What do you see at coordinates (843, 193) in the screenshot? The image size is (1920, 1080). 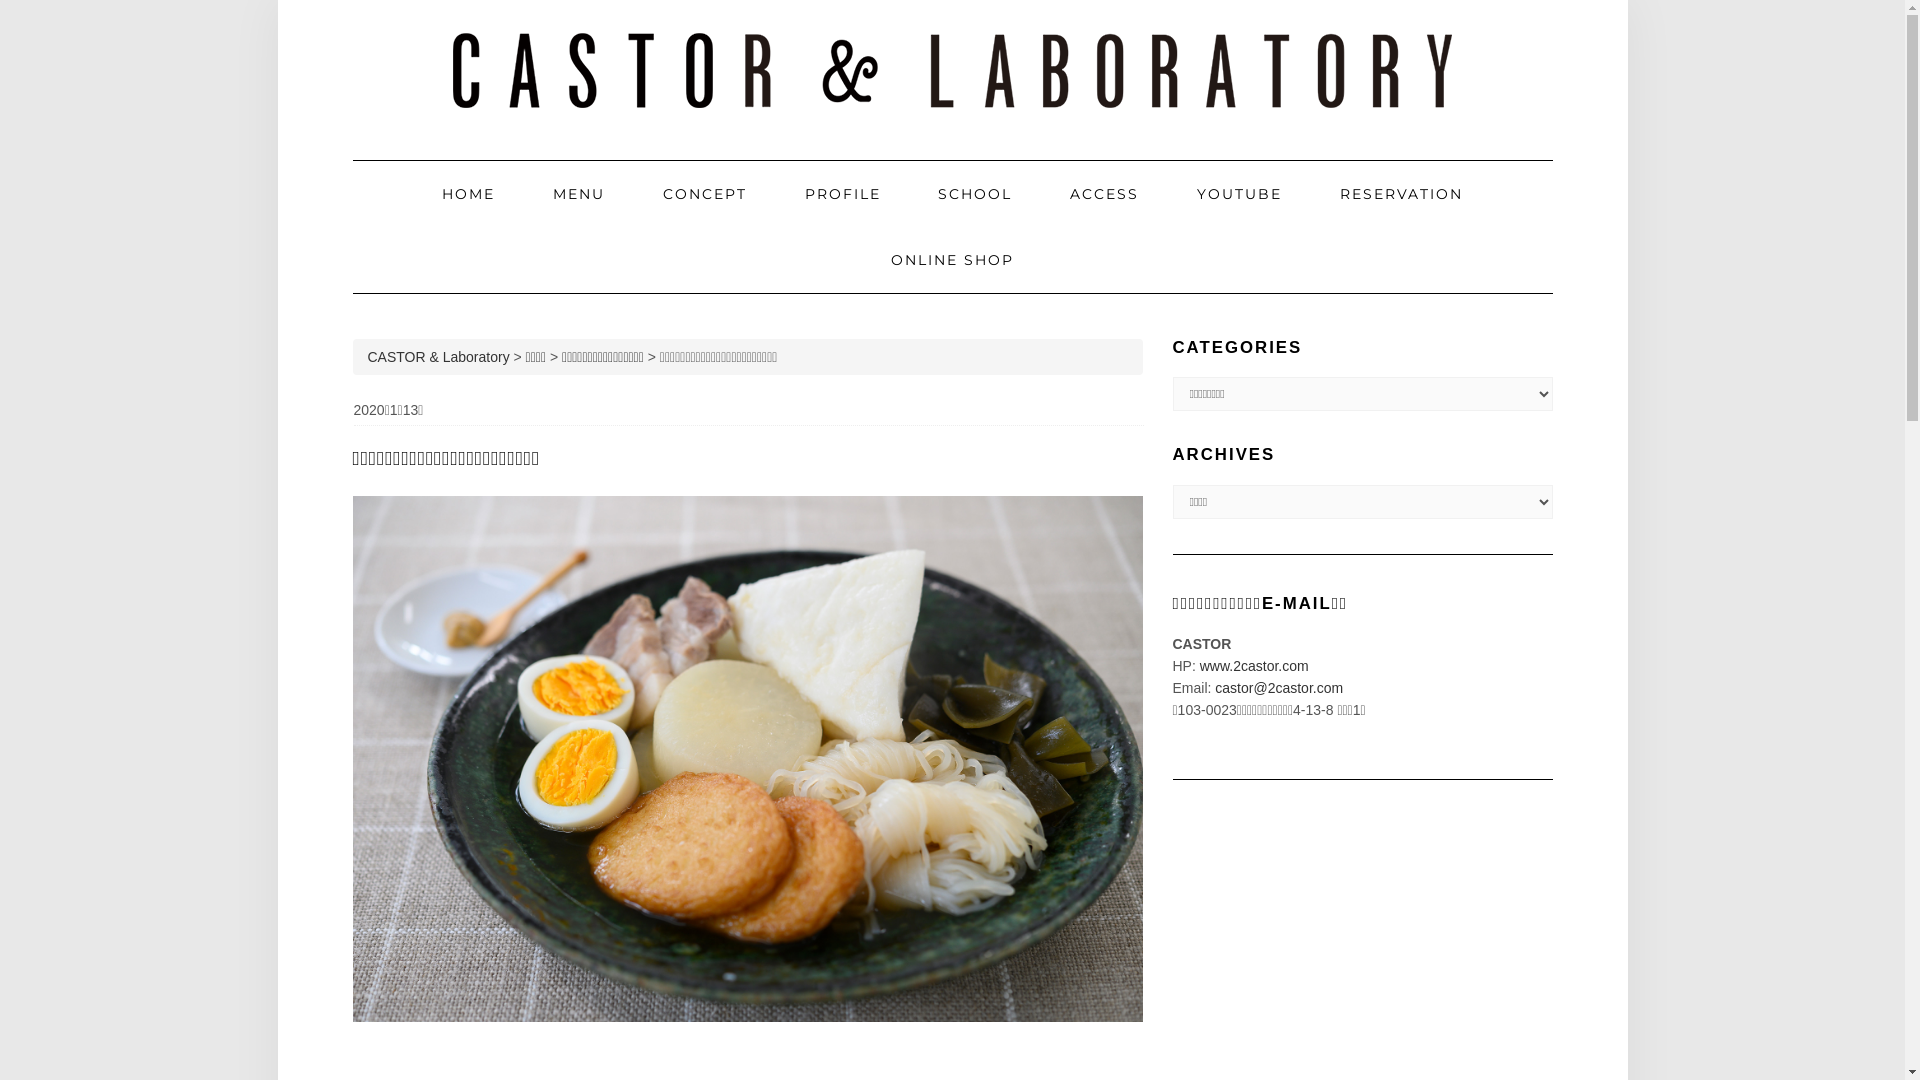 I see `'PROFILE'` at bounding box center [843, 193].